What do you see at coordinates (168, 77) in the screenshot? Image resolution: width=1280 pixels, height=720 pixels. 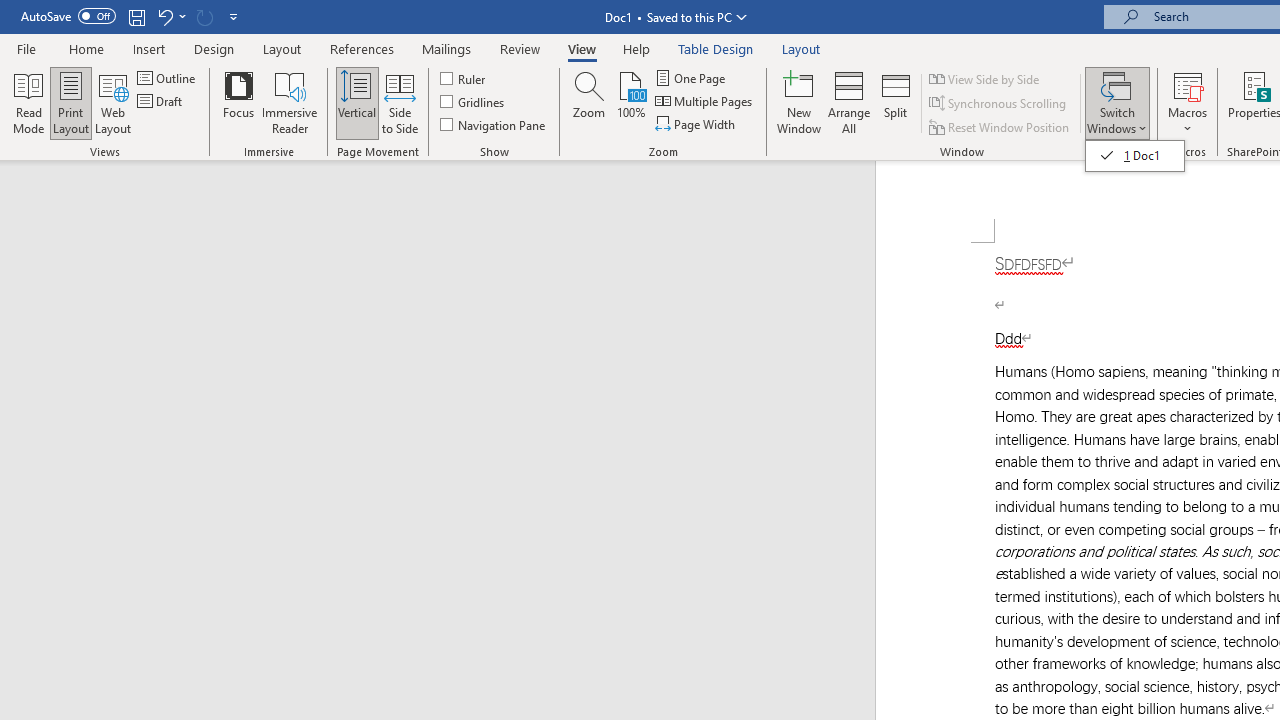 I see `'Outline'` at bounding box center [168, 77].